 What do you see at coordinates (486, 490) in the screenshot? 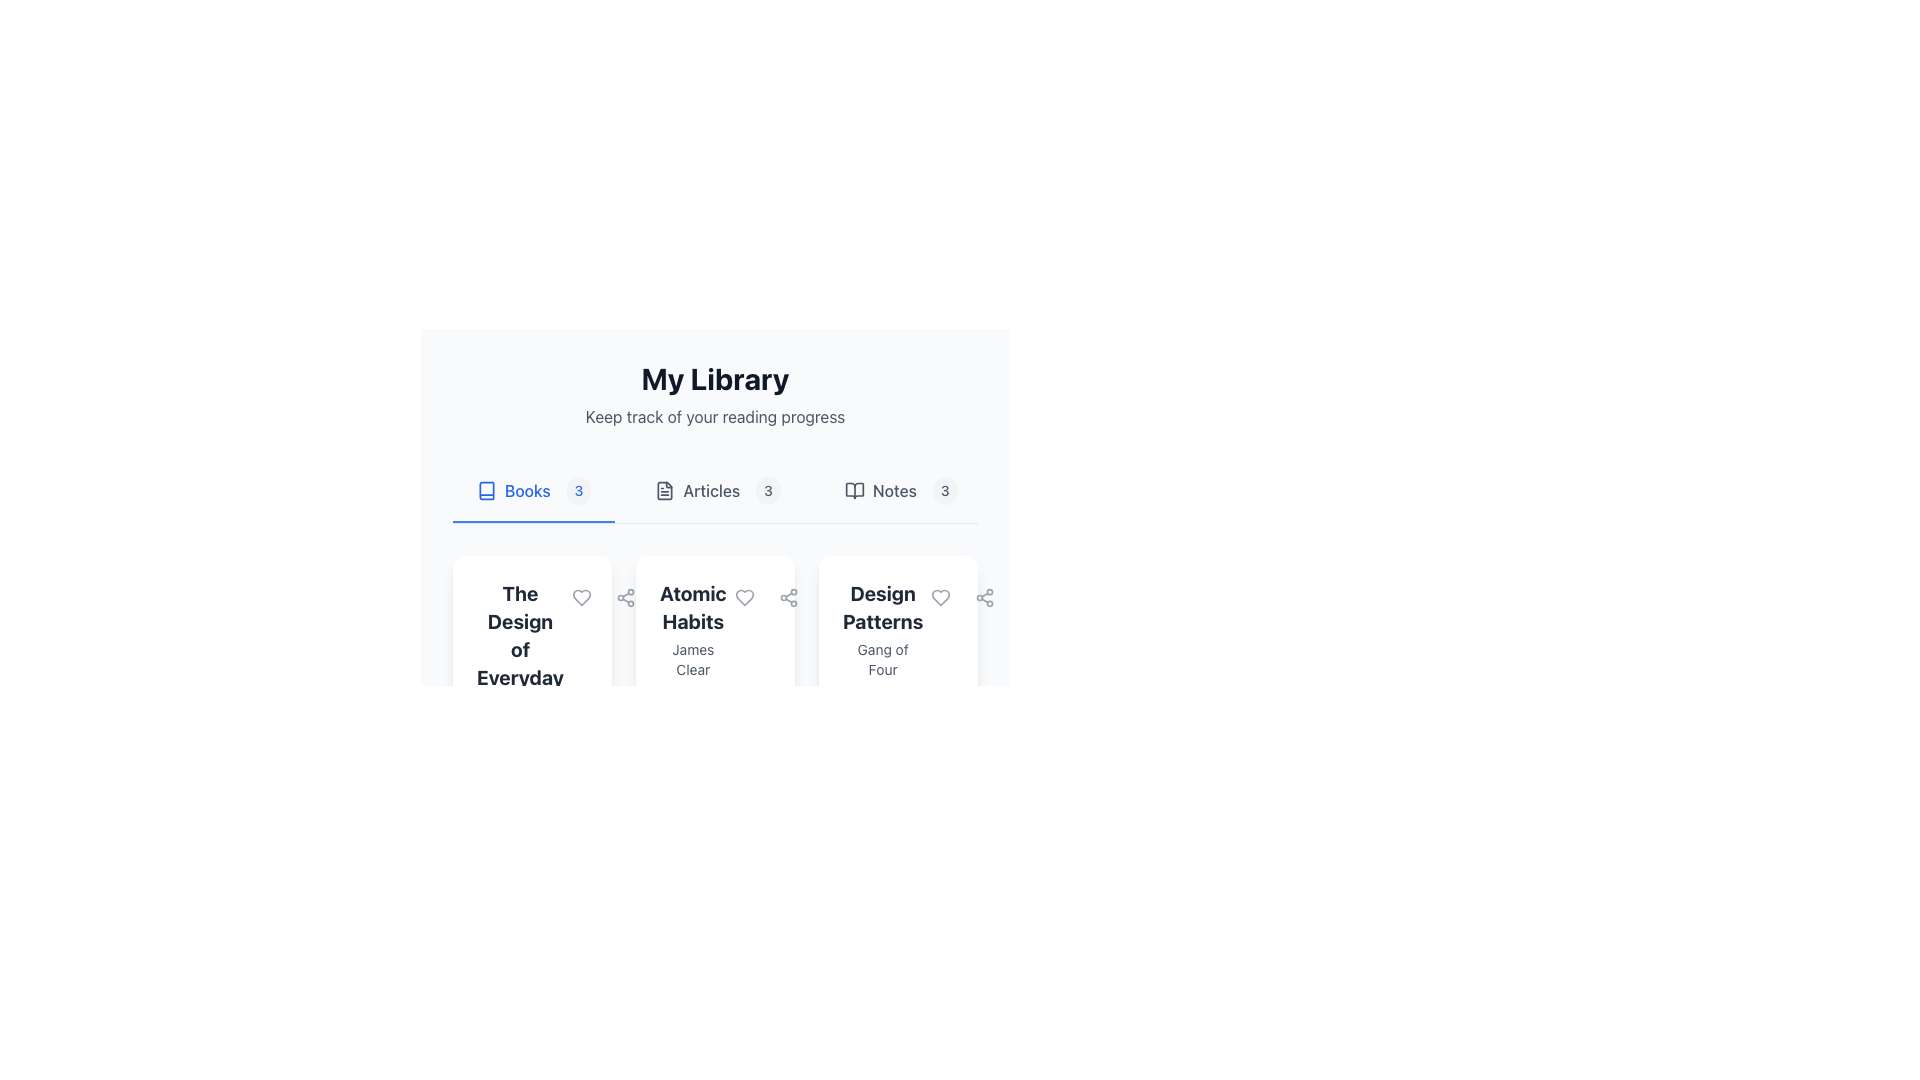
I see `the decorative graphic icon representing the 'Books' section in the library interface, located near the top-left quadrant adjacent to the 'Books' label` at bounding box center [486, 490].